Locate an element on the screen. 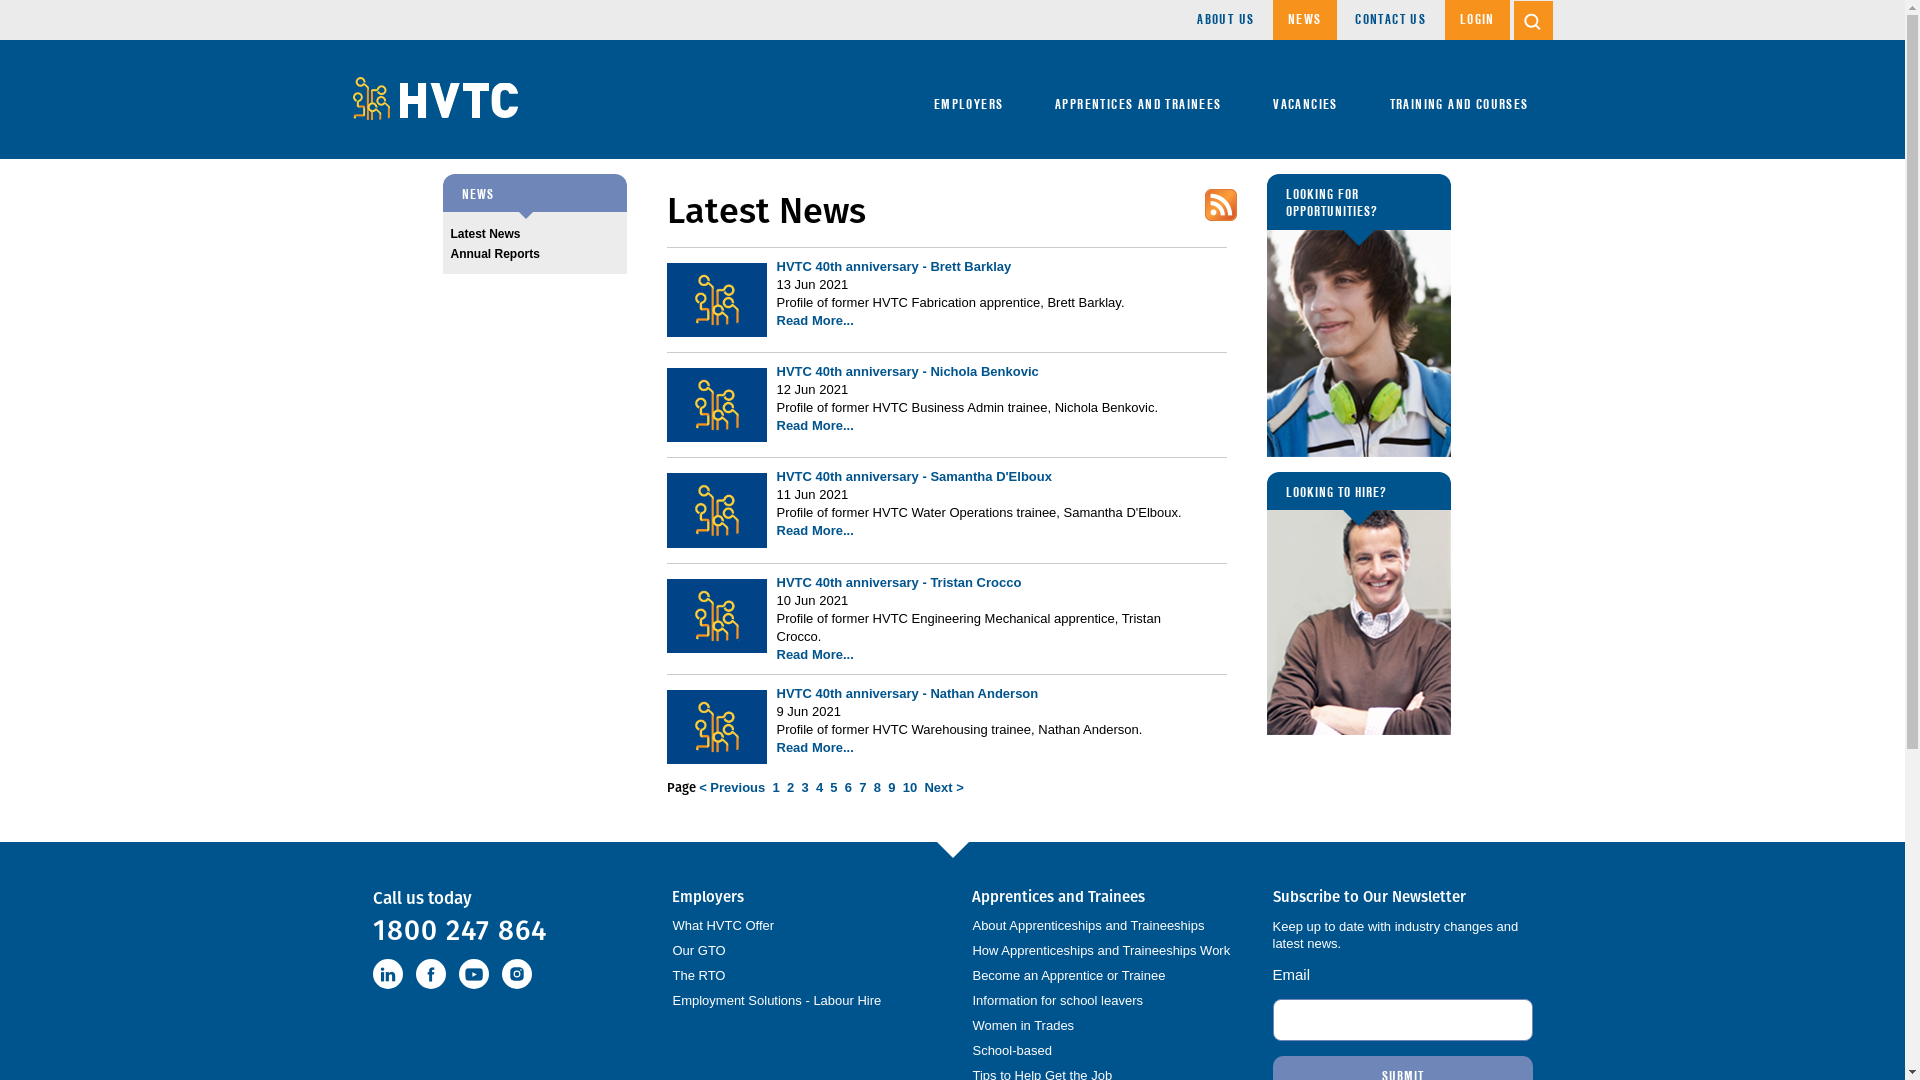  'TRAINING AND COURSES' is located at coordinates (1459, 99).